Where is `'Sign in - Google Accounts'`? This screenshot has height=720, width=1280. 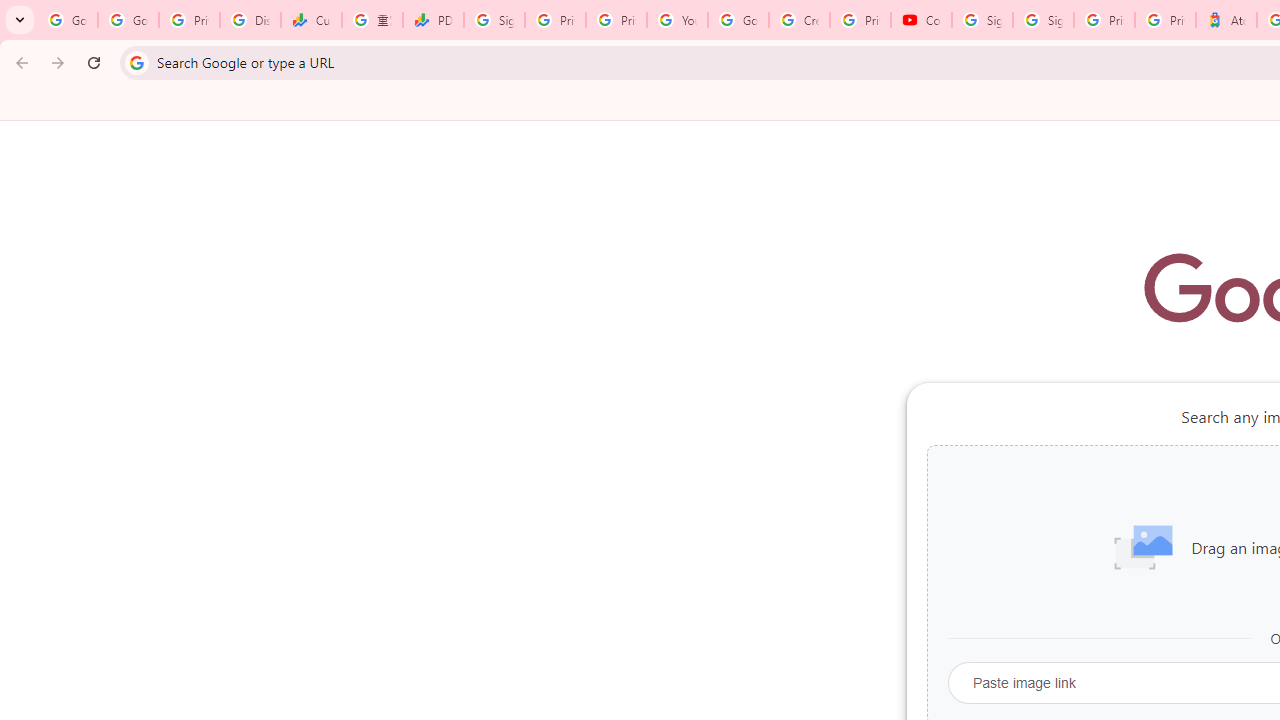 'Sign in - Google Accounts' is located at coordinates (1042, 20).